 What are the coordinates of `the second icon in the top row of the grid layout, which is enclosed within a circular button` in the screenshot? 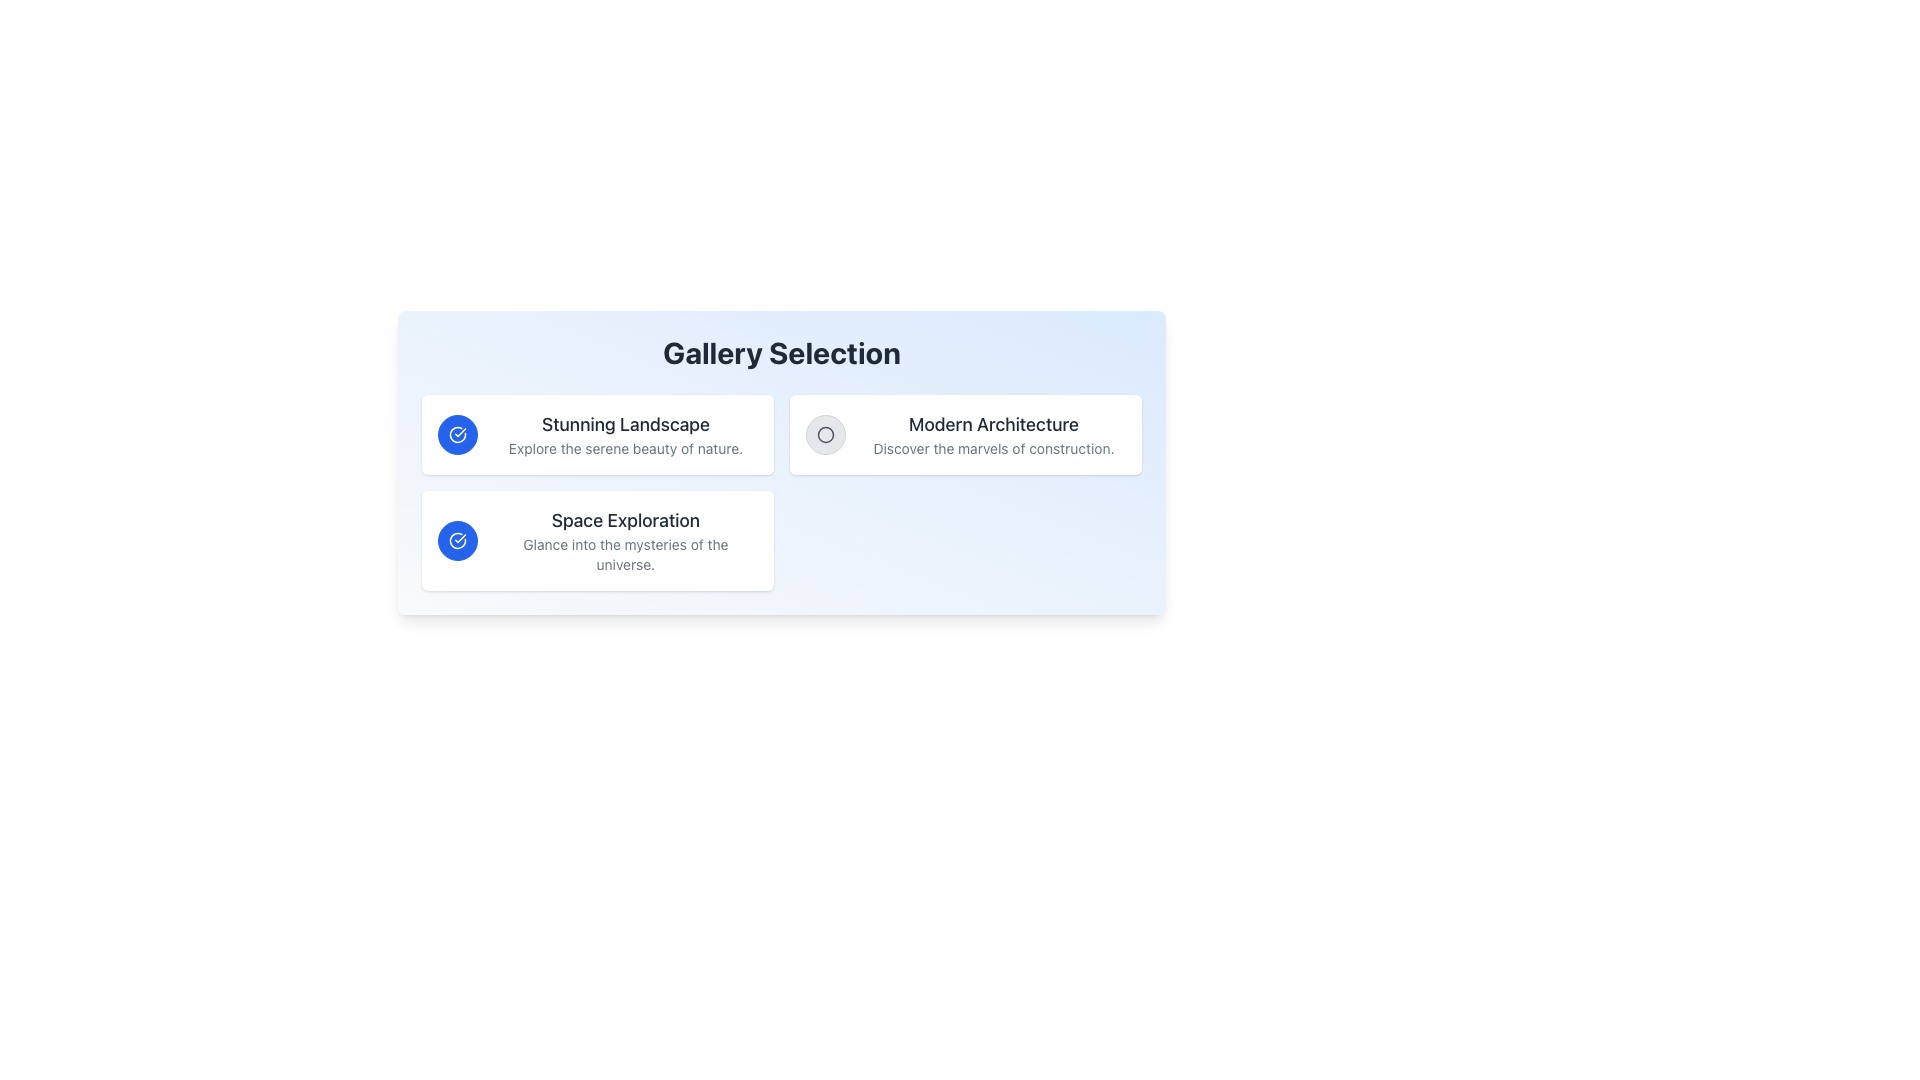 It's located at (825, 434).